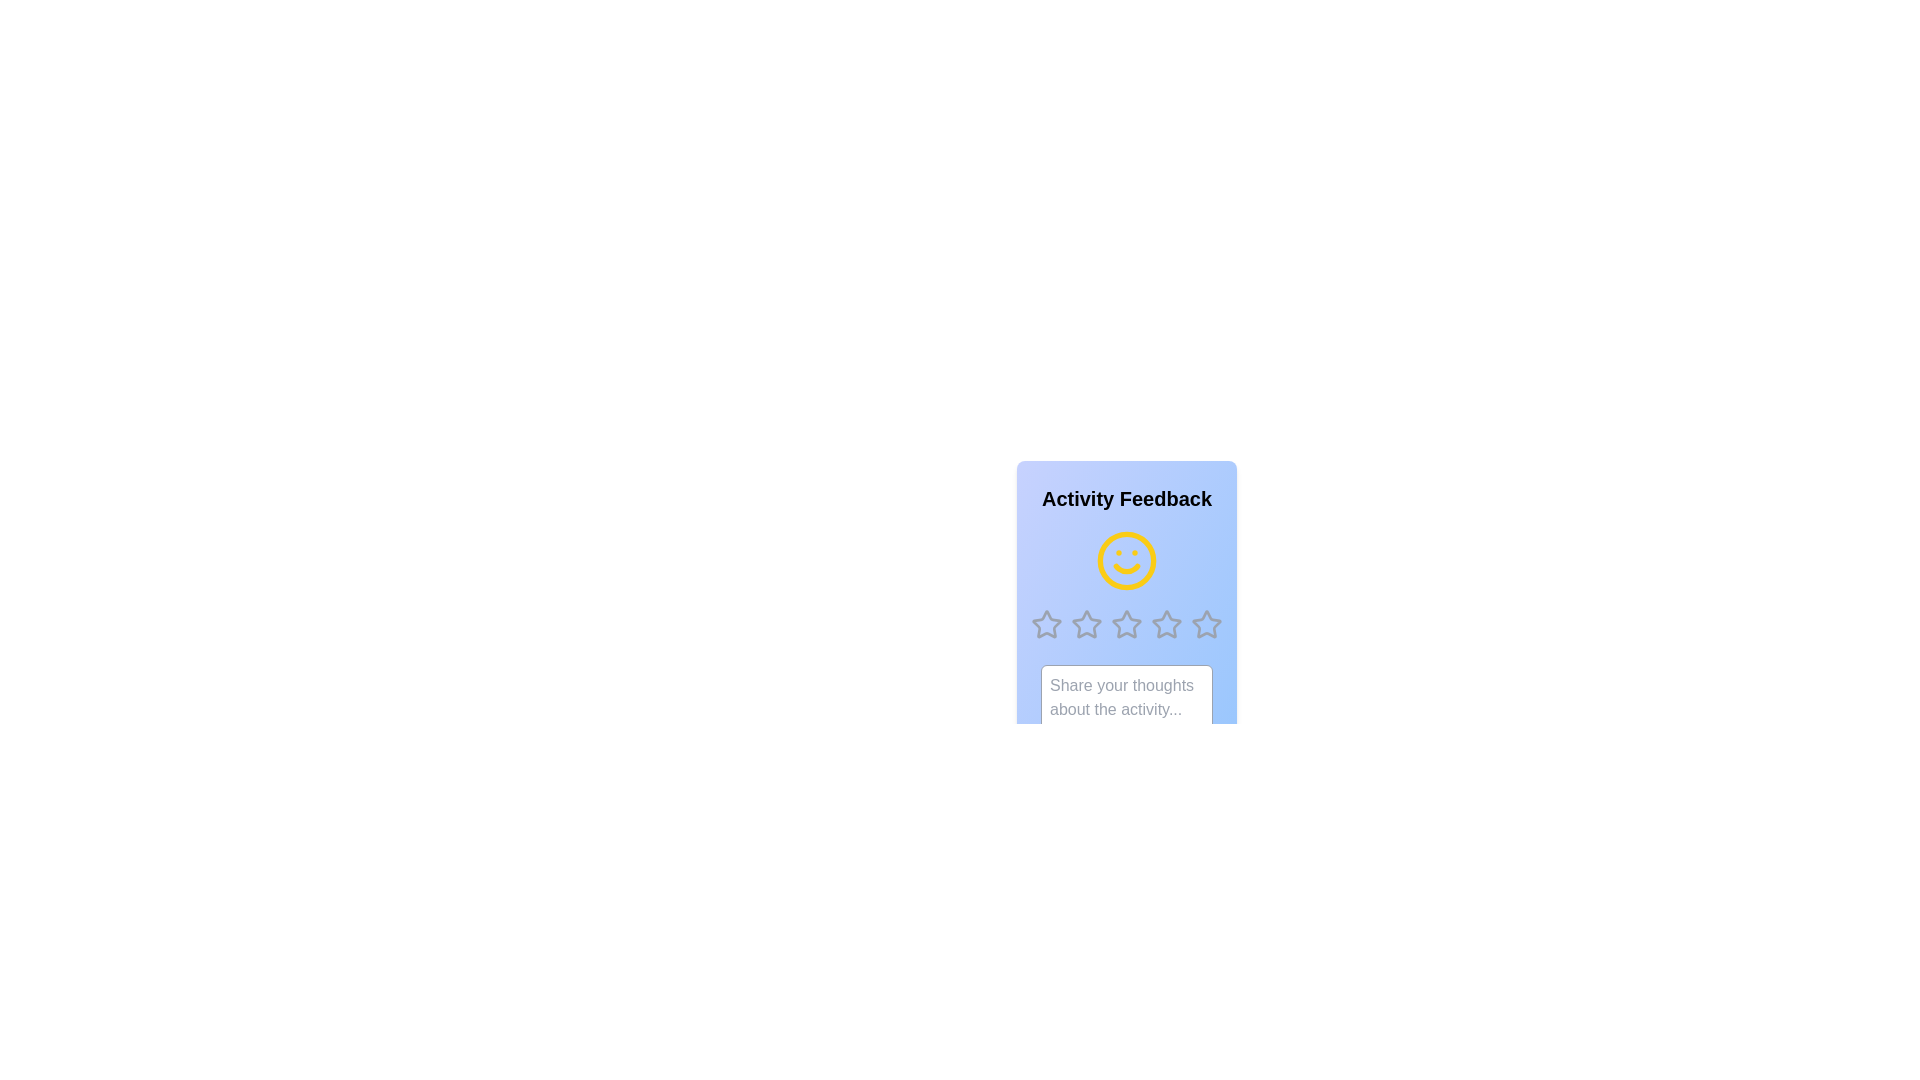 The height and width of the screenshot is (1080, 1920). I want to click on the third rating star icon for keyboard interaction, so click(1127, 623).